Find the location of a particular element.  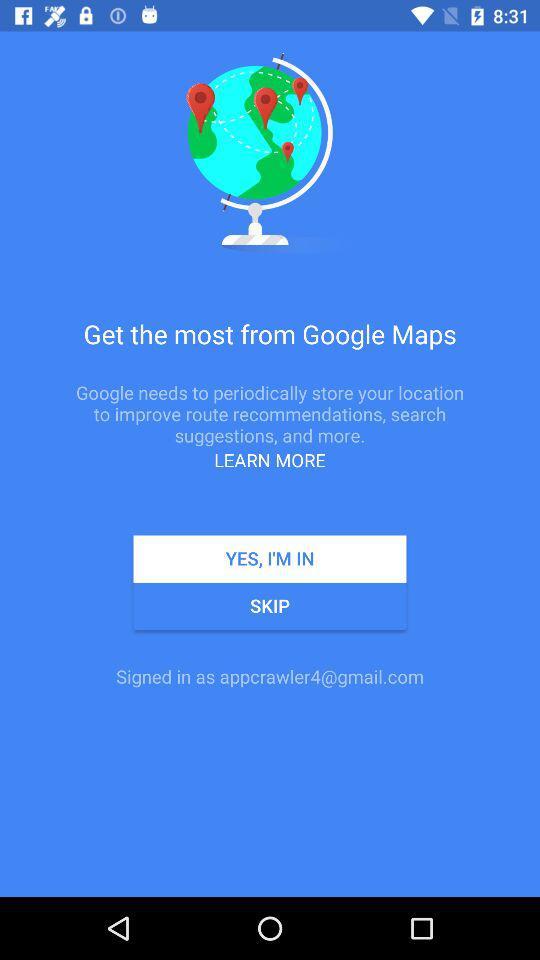

app below google needs to app is located at coordinates (270, 460).